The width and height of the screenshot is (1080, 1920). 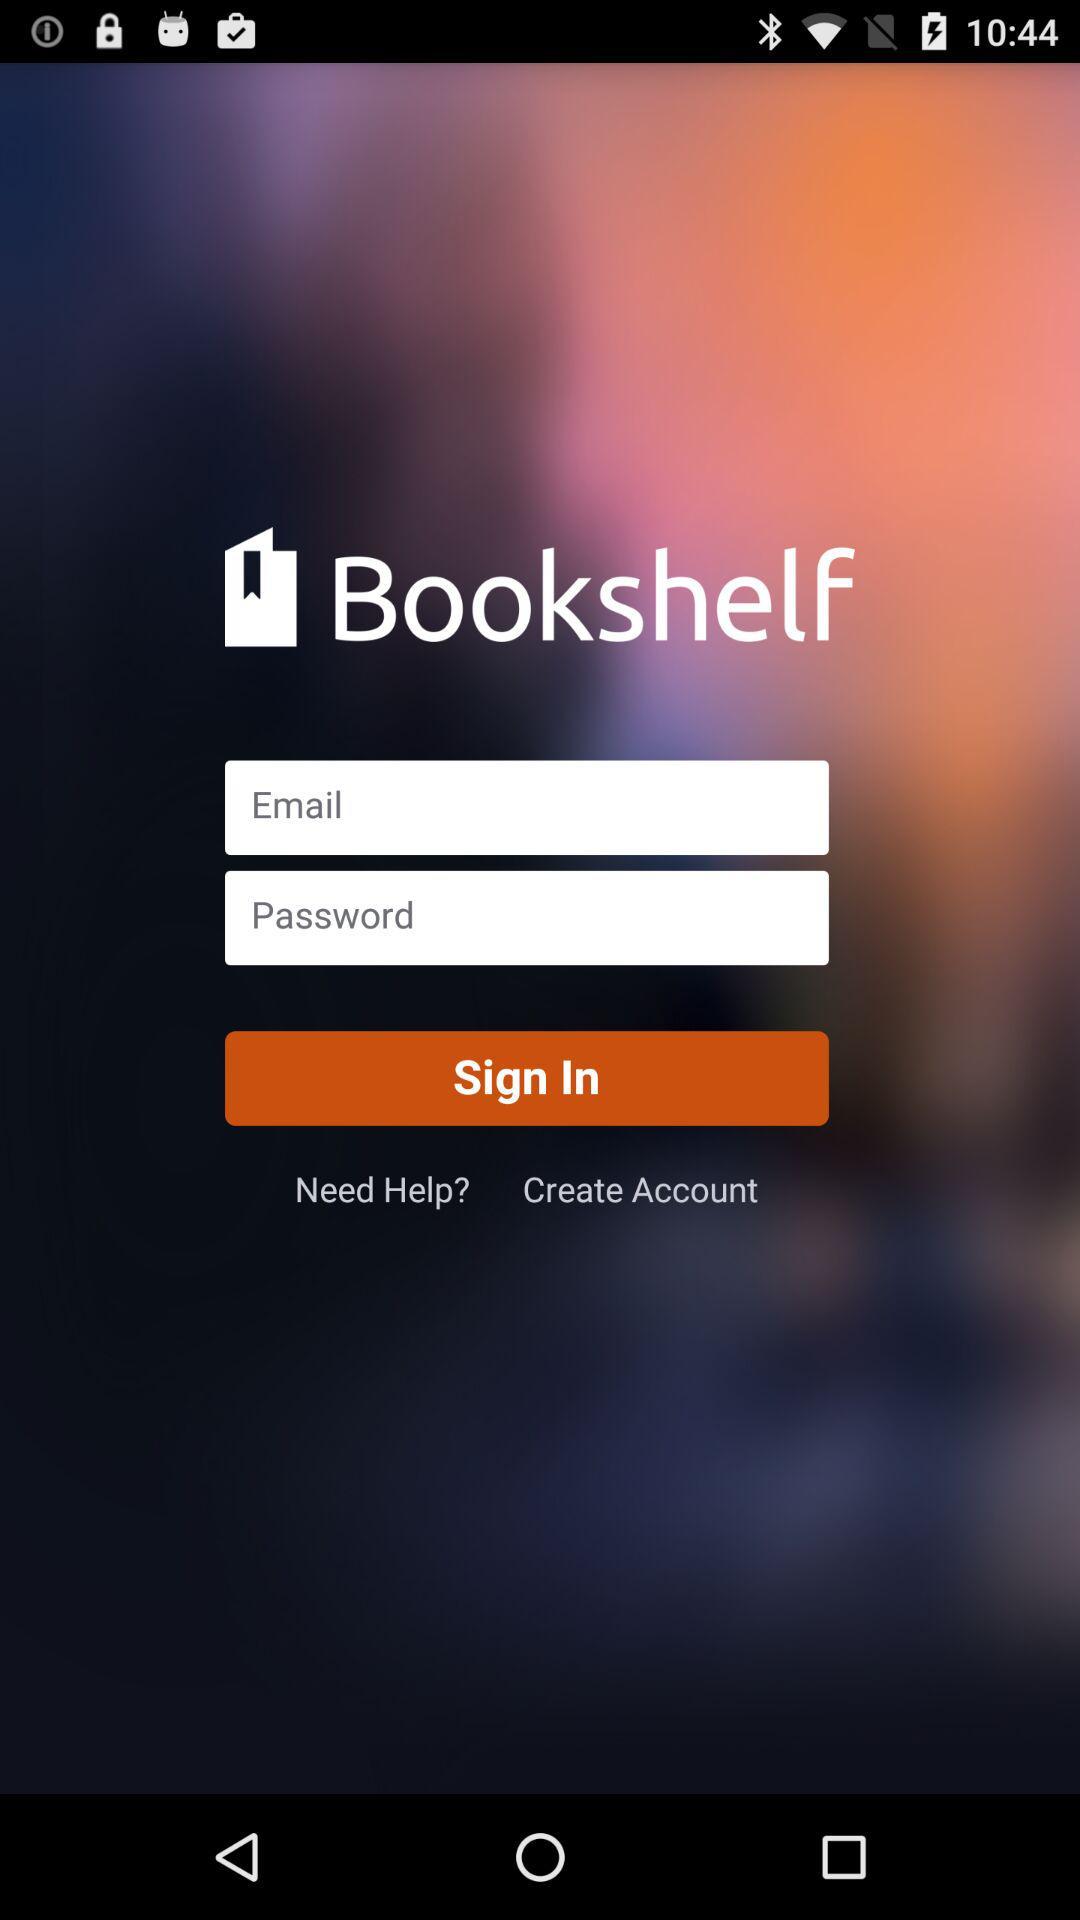 What do you see at coordinates (640, 1188) in the screenshot?
I see `button to the right of the need help? button` at bounding box center [640, 1188].